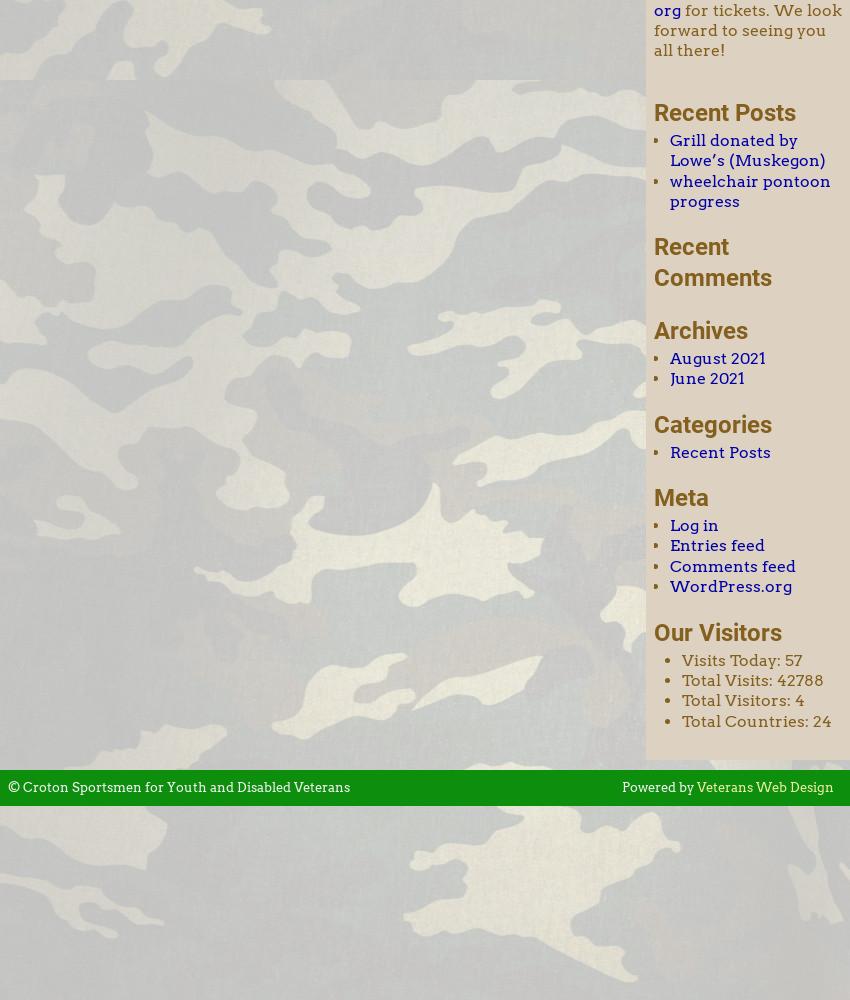 The height and width of the screenshot is (1000, 850). What do you see at coordinates (669, 545) in the screenshot?
I see `'Entries feed'` at bounding box center [669, 545].